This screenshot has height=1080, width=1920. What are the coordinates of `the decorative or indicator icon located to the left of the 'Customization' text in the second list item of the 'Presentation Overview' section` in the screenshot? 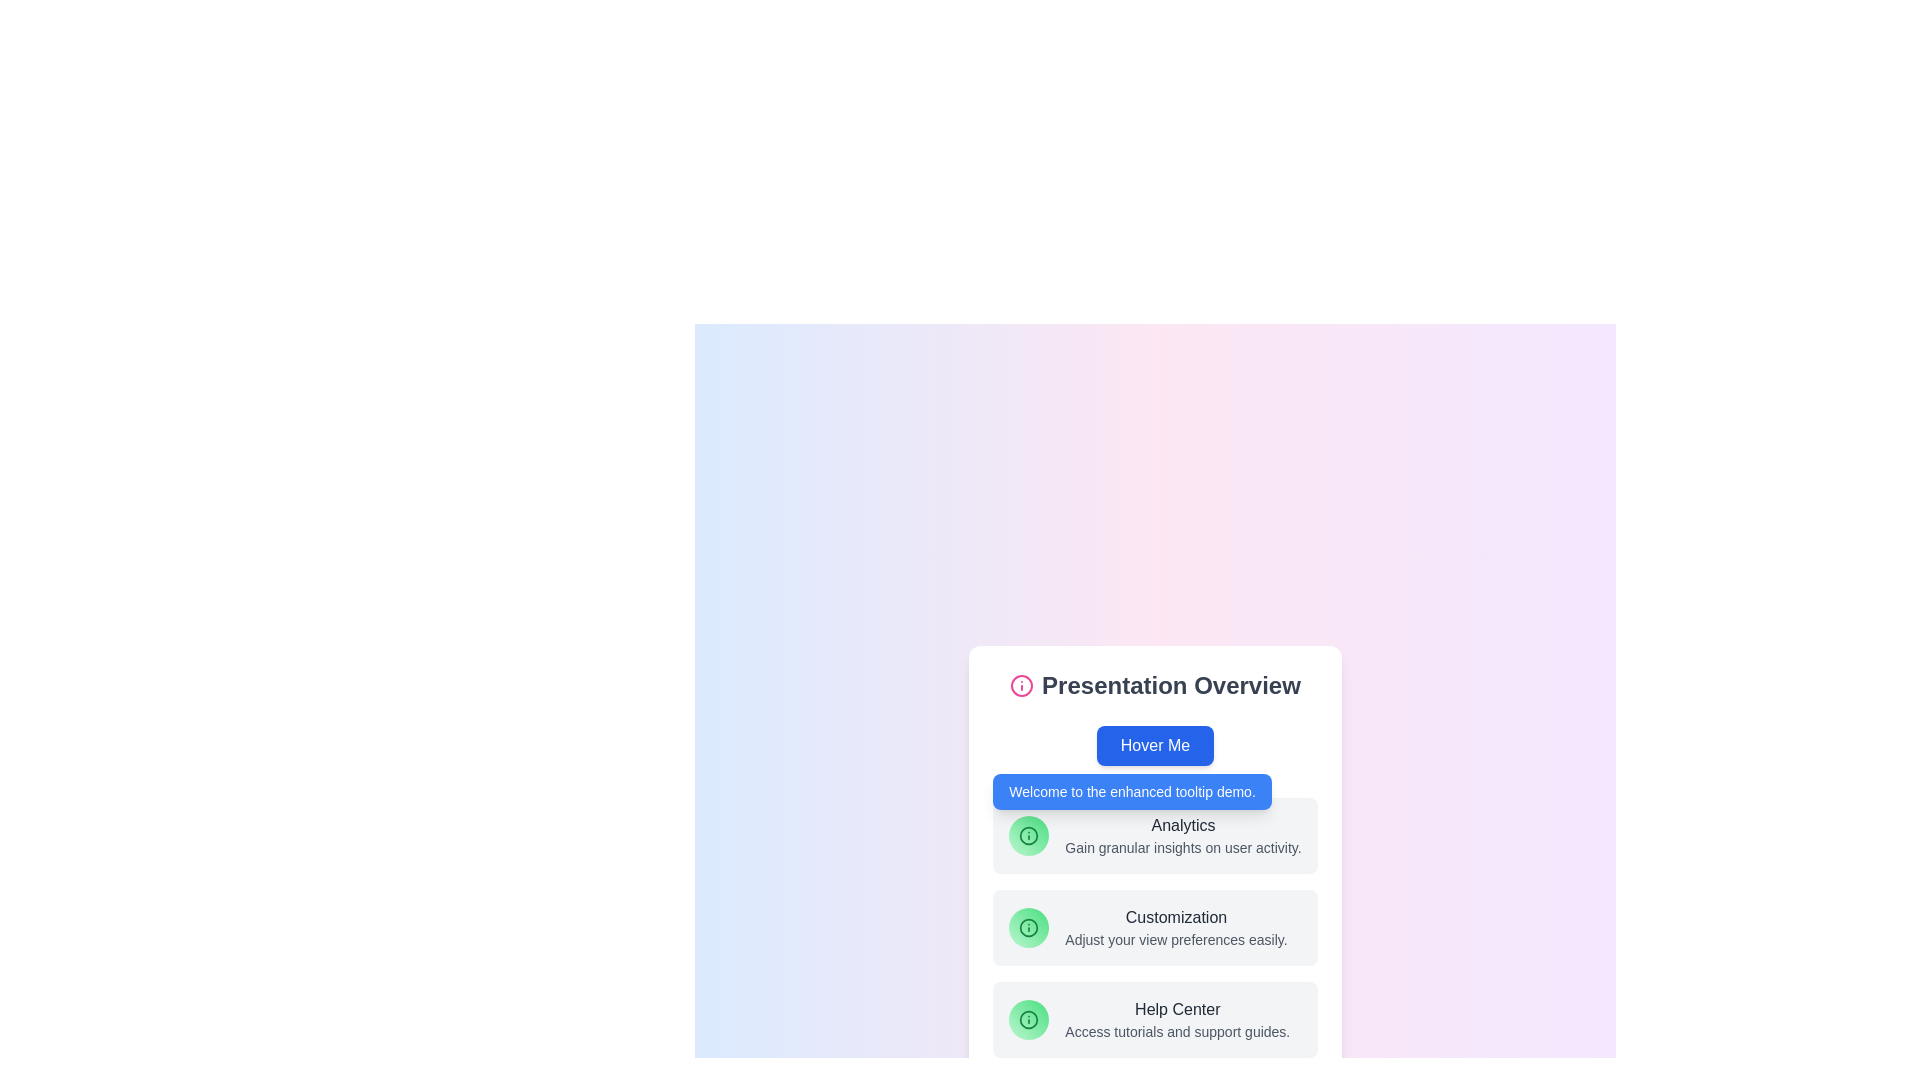 It's located at (1029, 928).